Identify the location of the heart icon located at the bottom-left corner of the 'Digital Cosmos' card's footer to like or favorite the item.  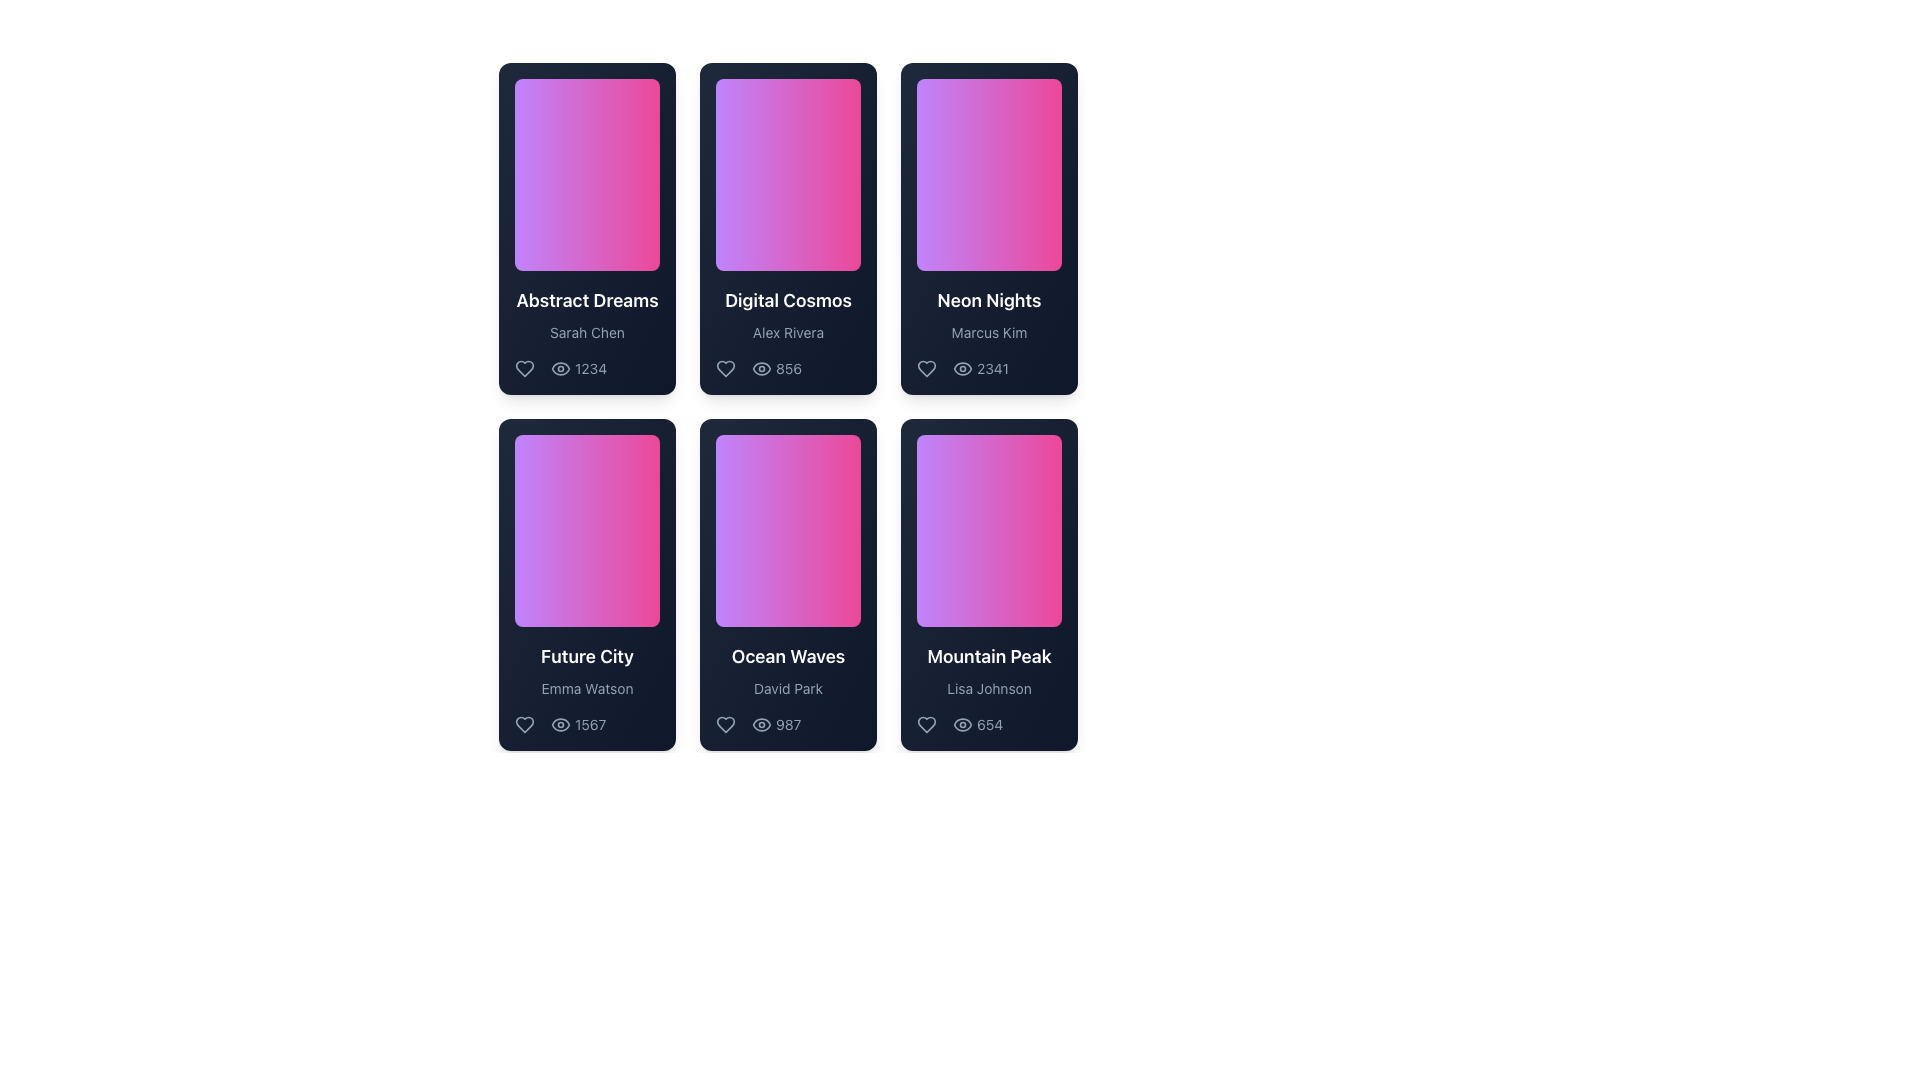
(724, 369).